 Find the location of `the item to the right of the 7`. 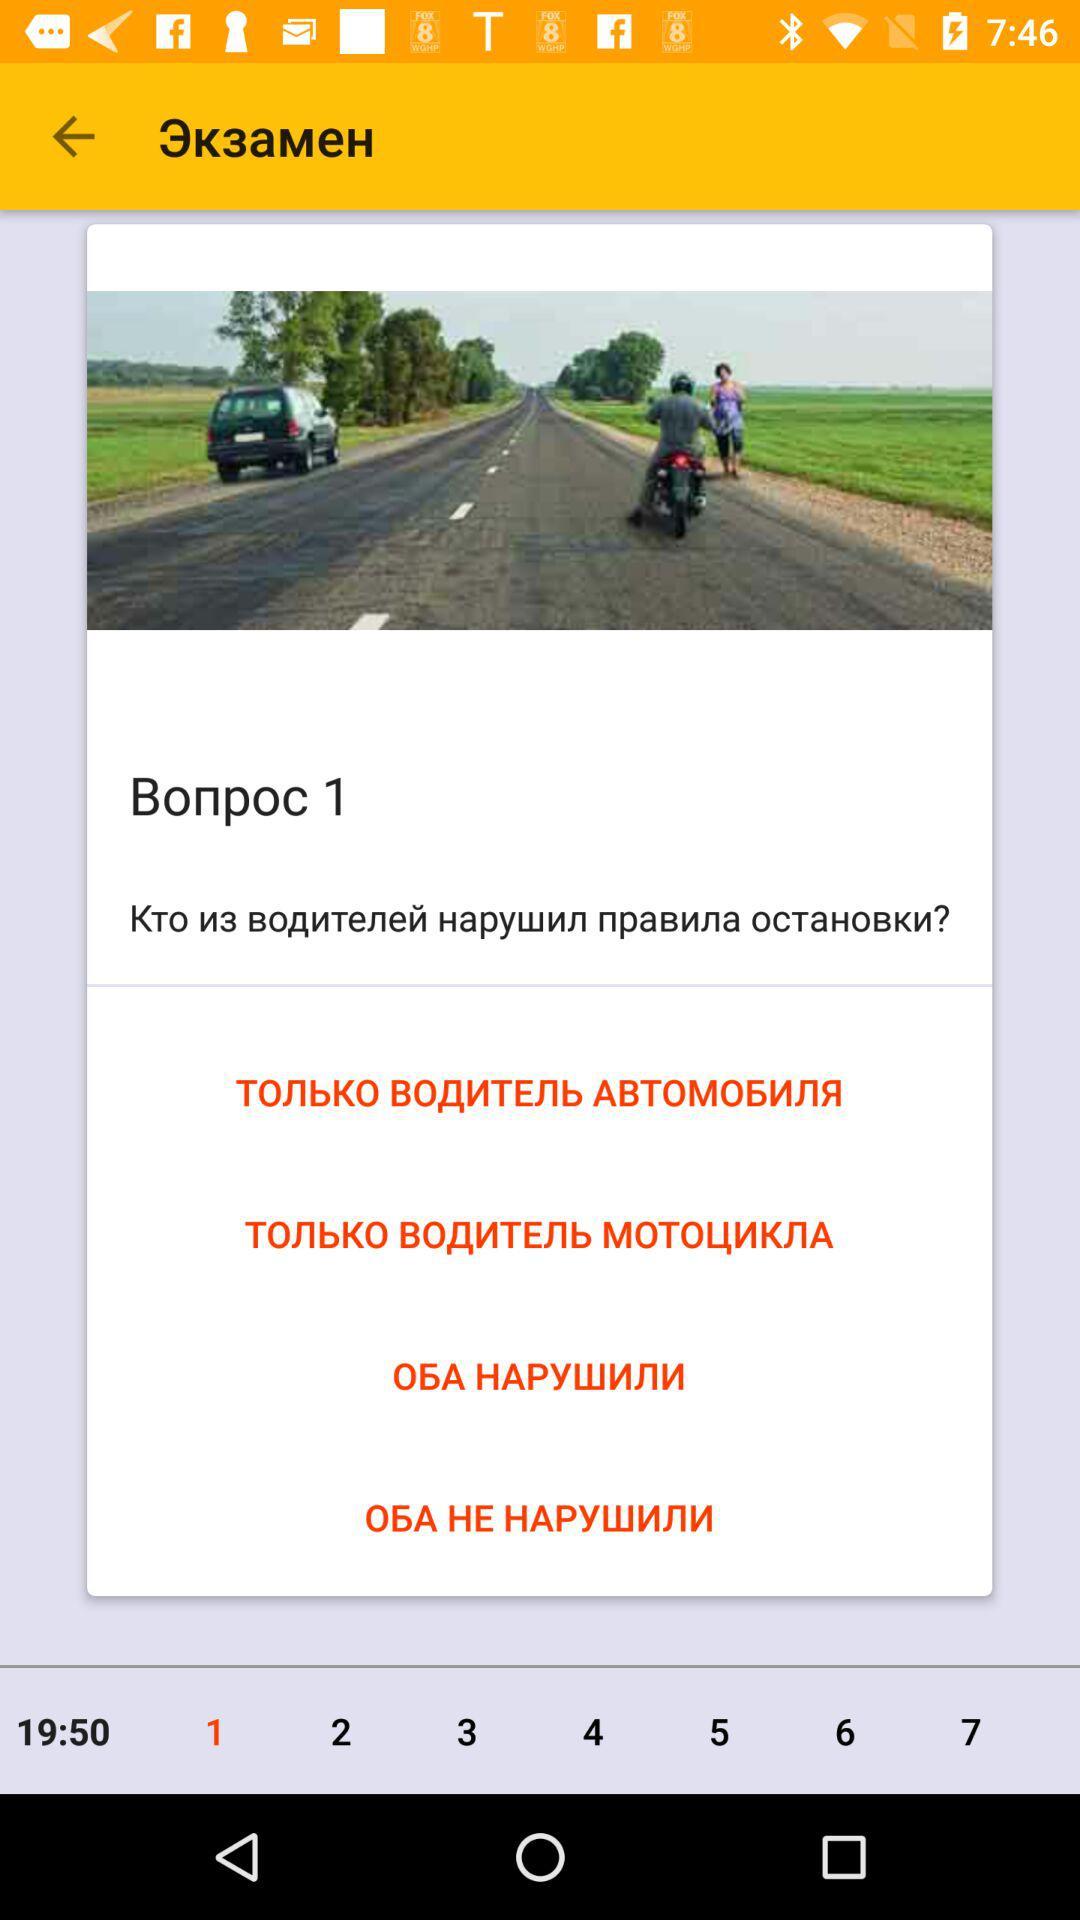

the item to the right of the 7 is located at coordinates (1056, 1730).